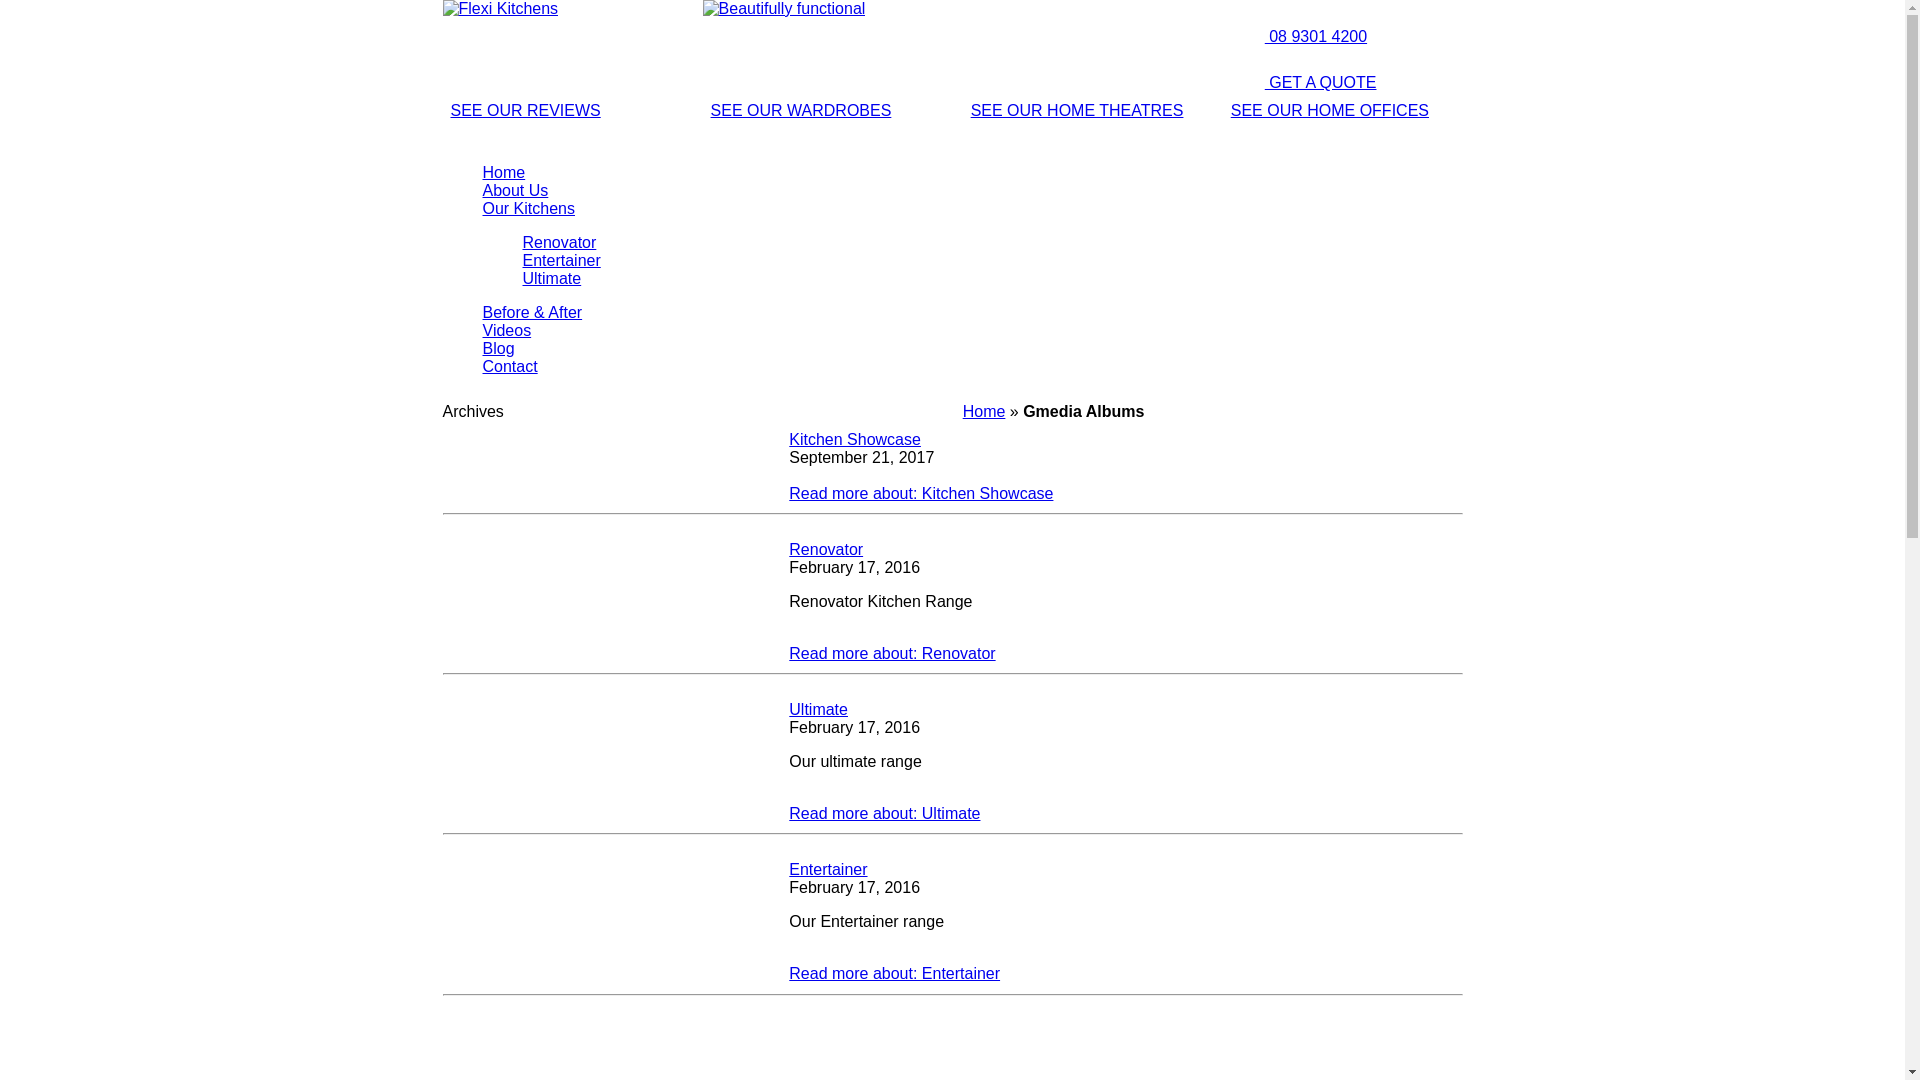 This screenshot has height=1080, width=1920. Describe the element at coordinates (1076, 110) in the screenshot. I see `'SEE OUR HOME THEATRES'` at that location.